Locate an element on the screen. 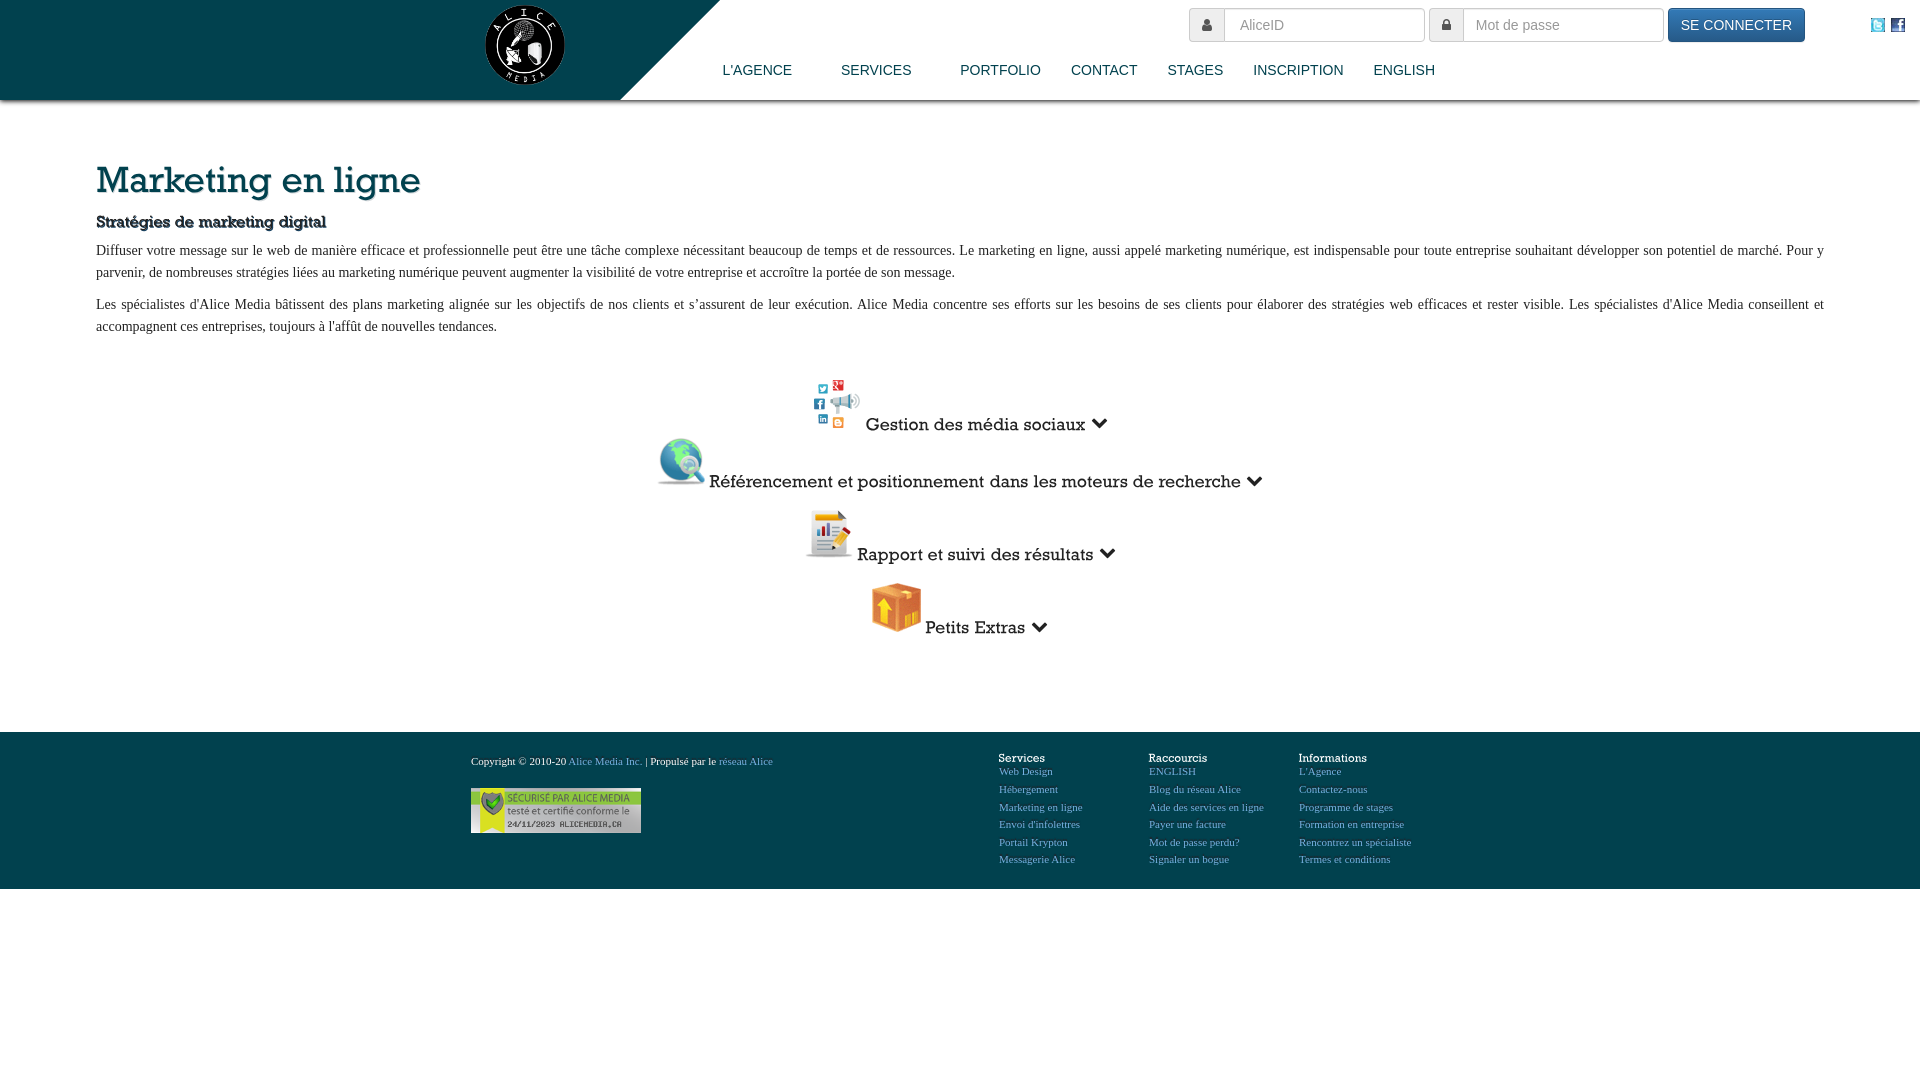 The height and width of the screenshot is (1080, 1920). 'CONTACT' is located at coordinates (1103, 68).